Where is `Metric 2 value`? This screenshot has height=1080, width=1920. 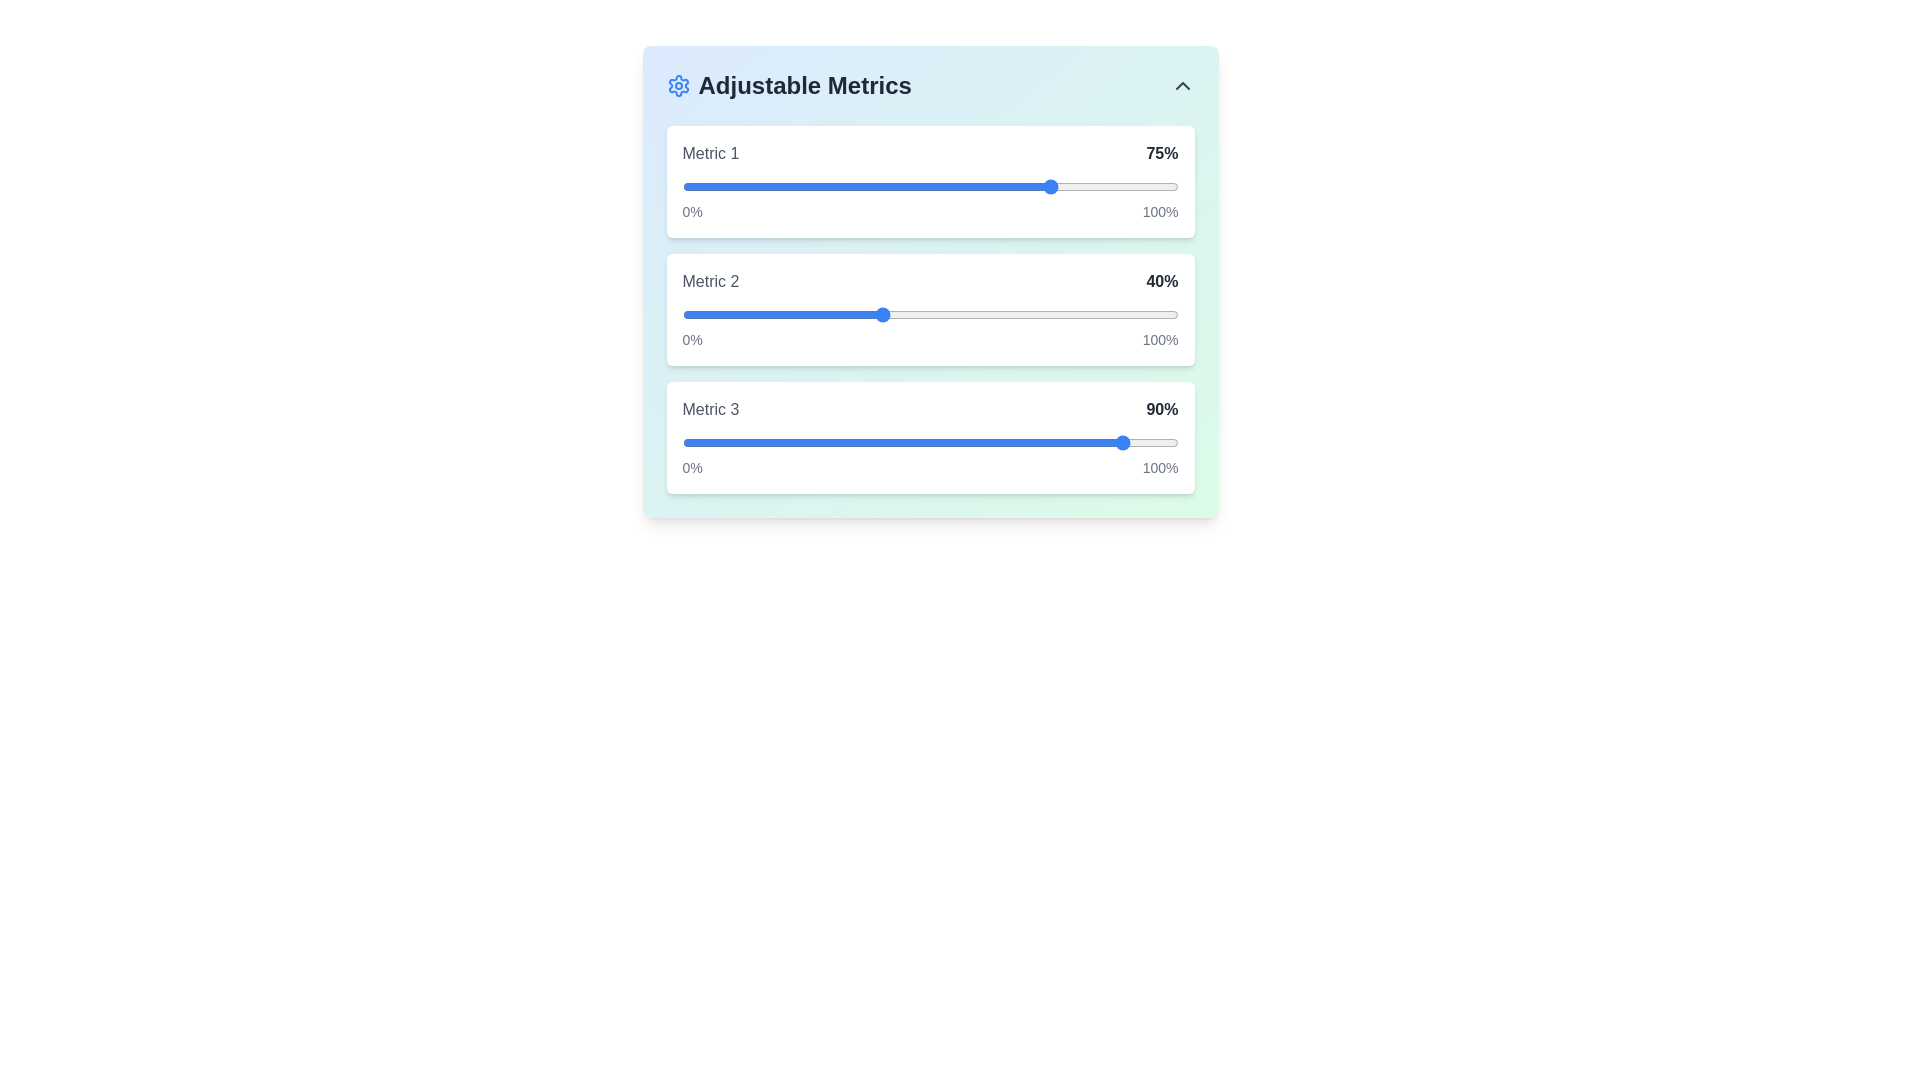
Metric 2 value is located at coordinates (894, 315).